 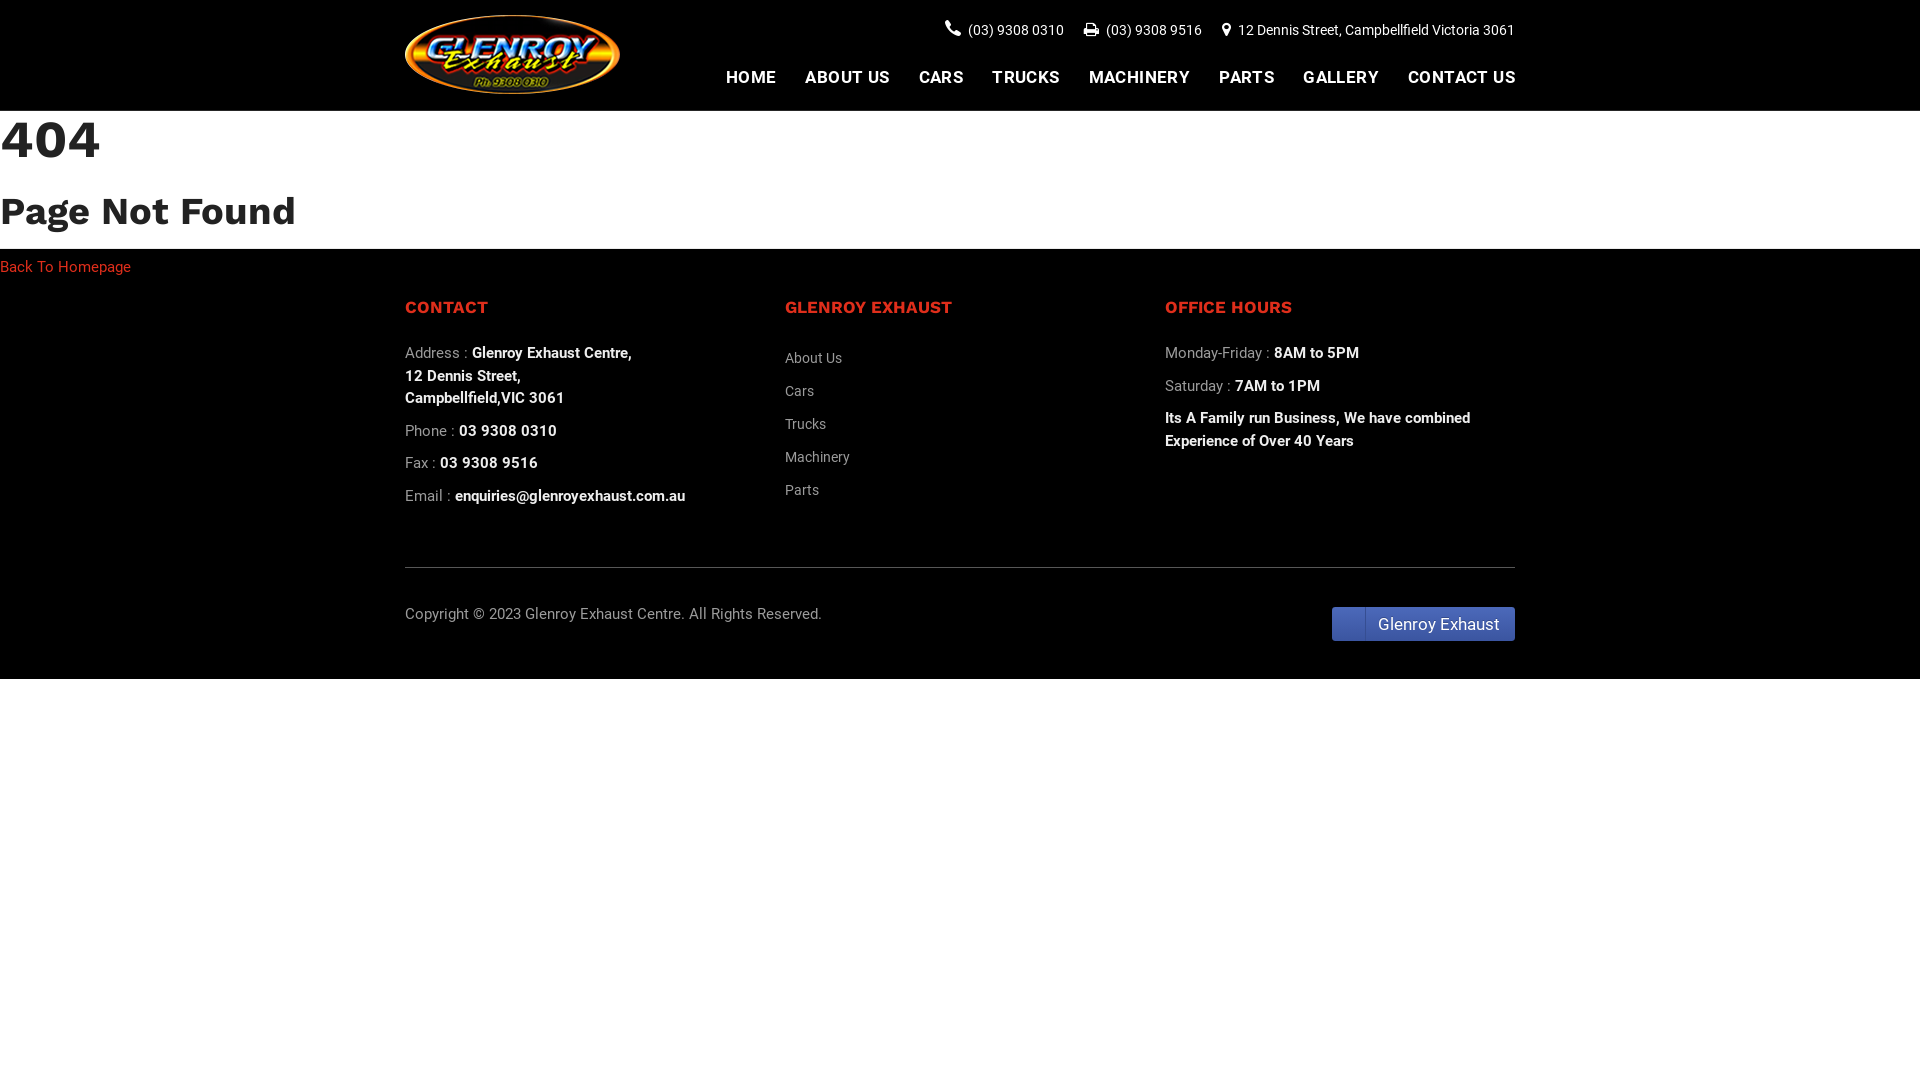 I want to click on 'ABOUT US', so click(x=846, y=76).